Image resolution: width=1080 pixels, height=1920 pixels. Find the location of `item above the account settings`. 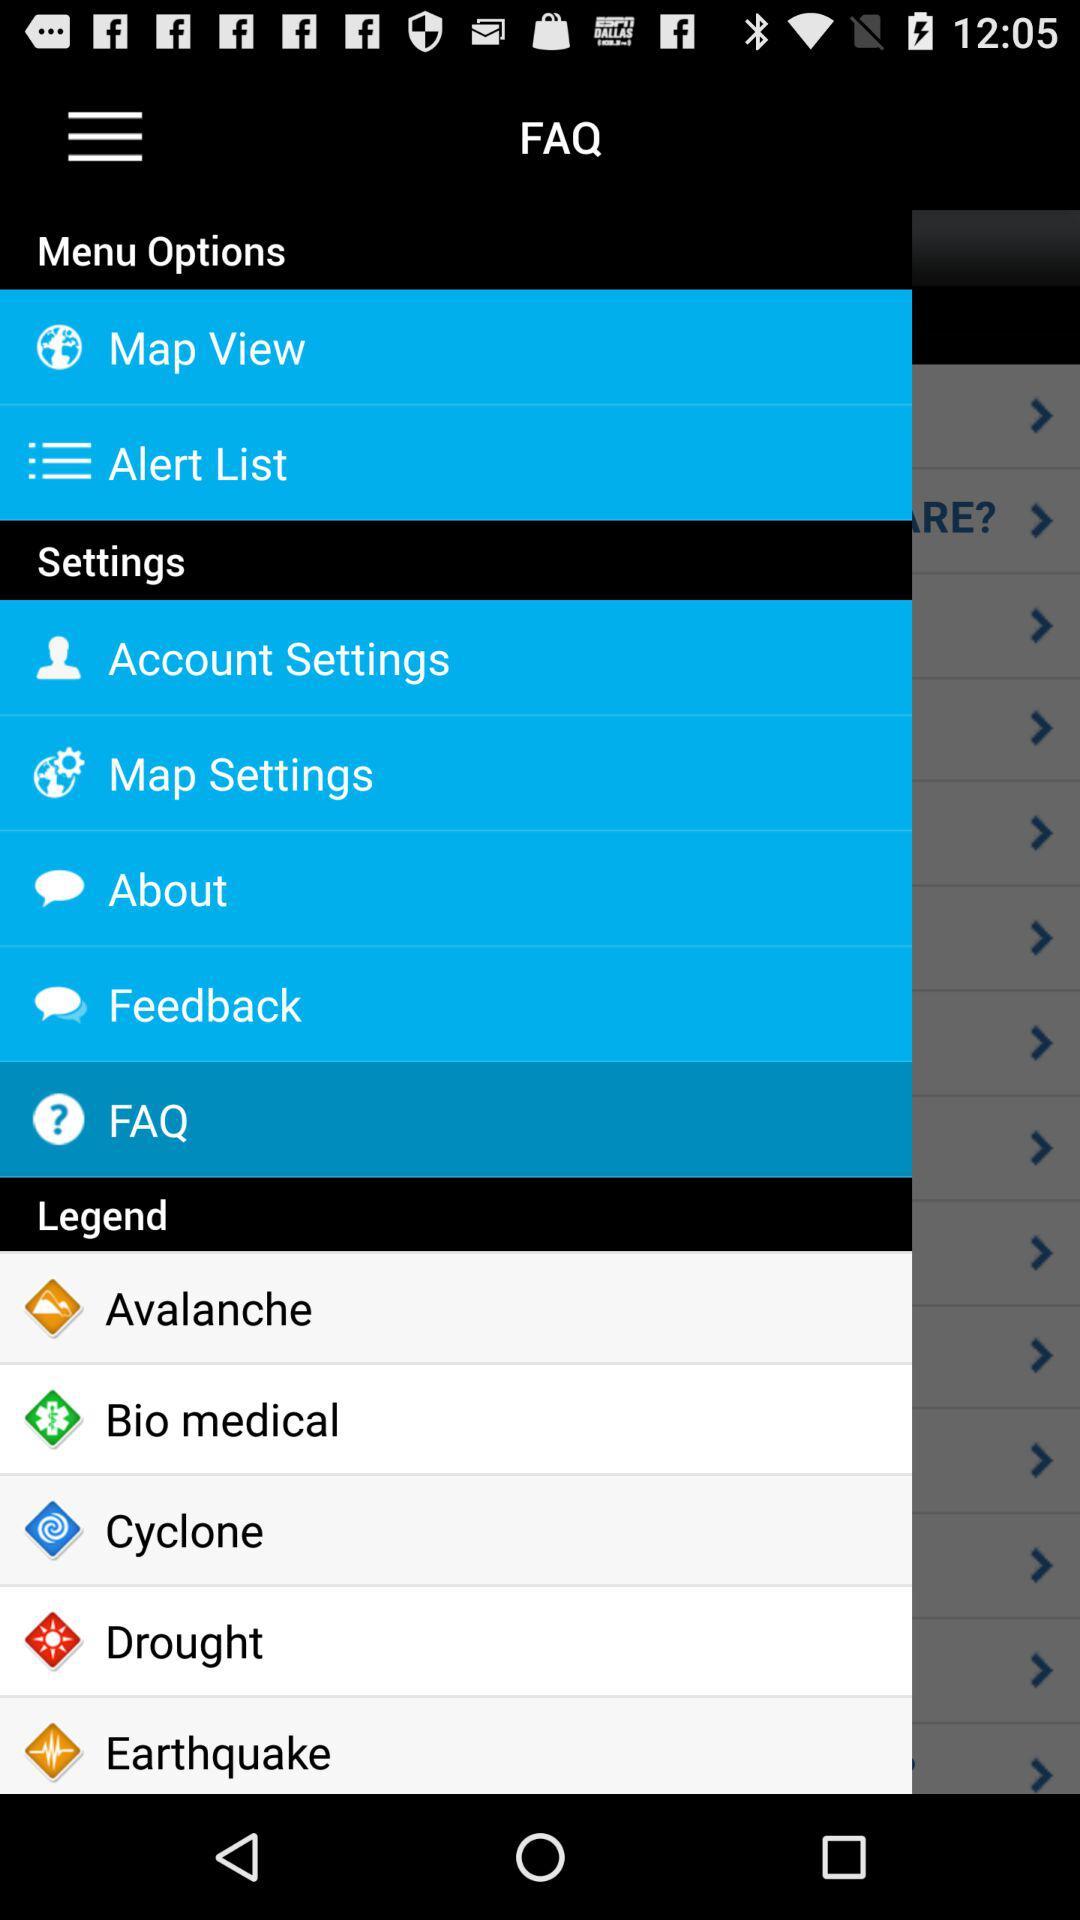

item above the account settings is located at coordinates (455, 597).